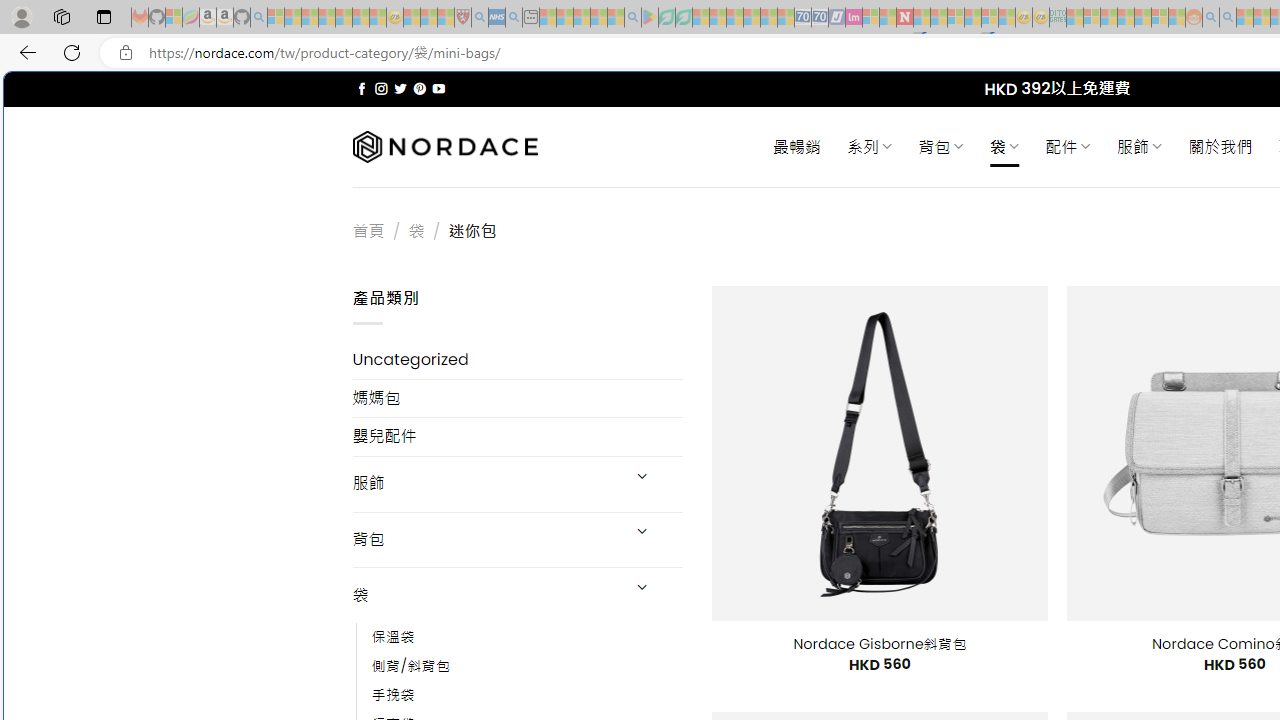 This screenshot has width=1280, height=720. I want to click on 'Expert Portfolios - Sleeping', so click(1125, 17).